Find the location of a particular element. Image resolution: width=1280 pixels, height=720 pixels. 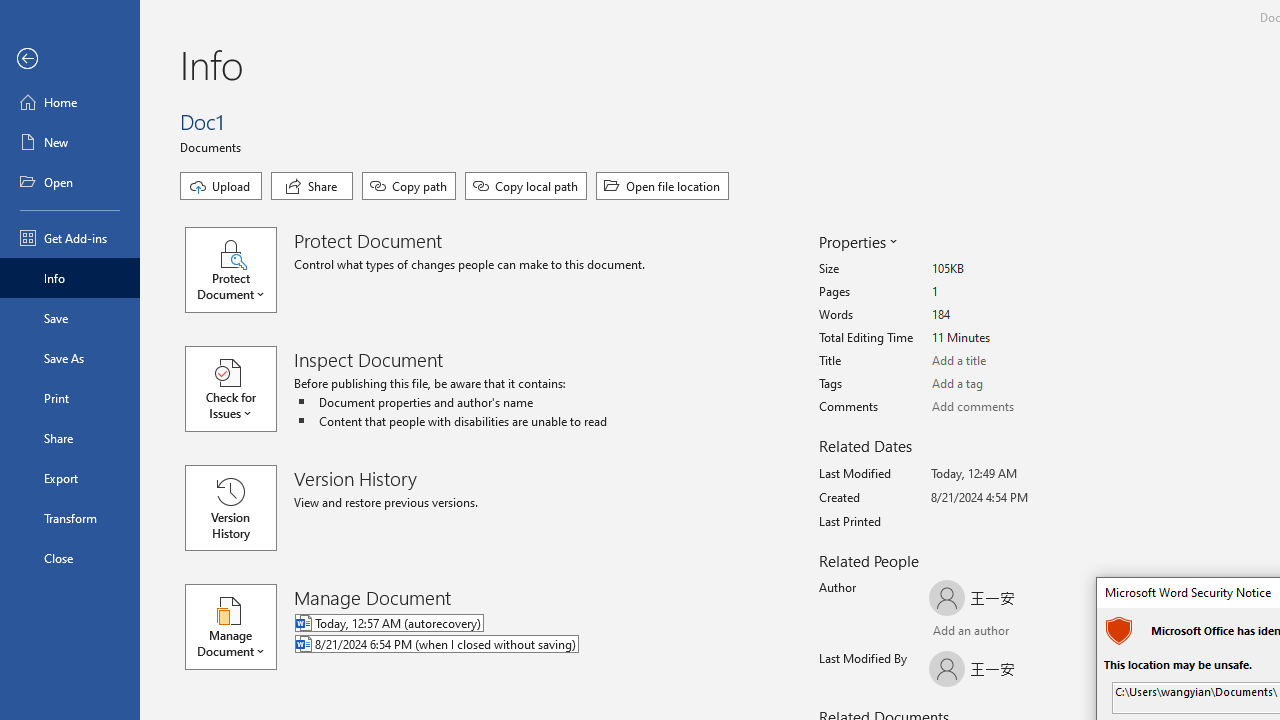

'Verify Names' is located at coordinates (984, 632).